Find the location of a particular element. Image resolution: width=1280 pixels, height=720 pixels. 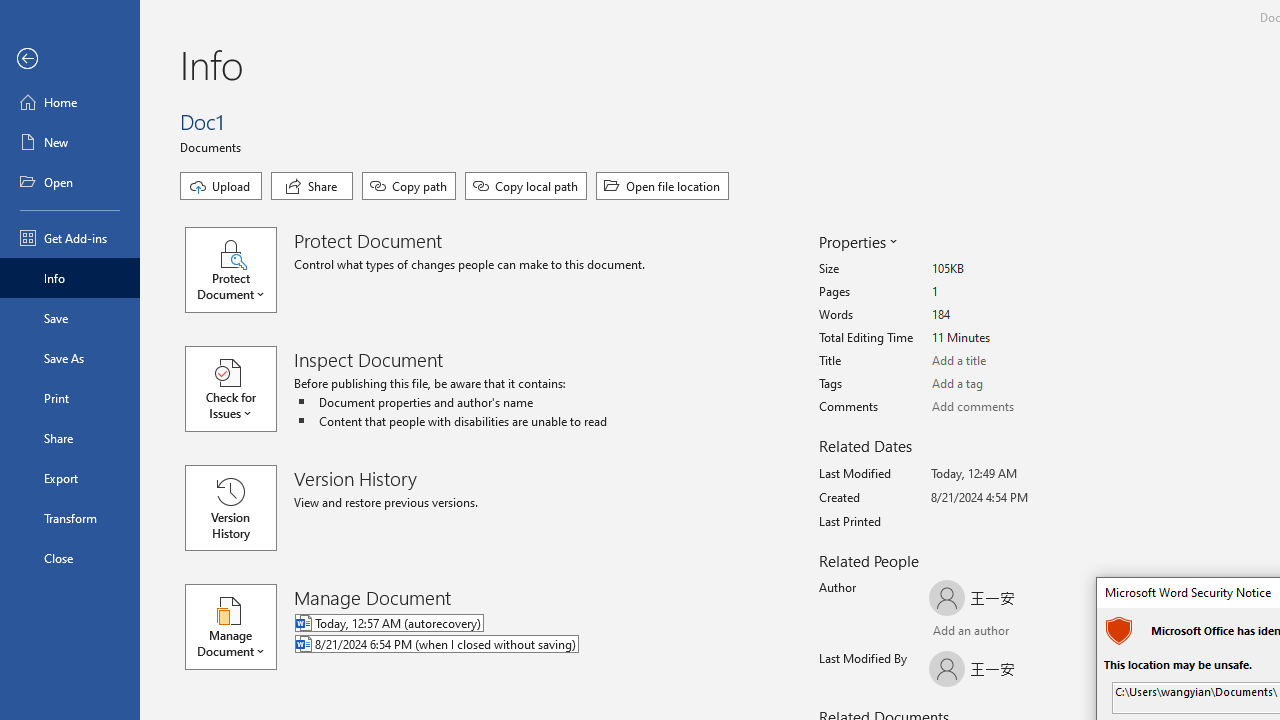

'Verify Names' is located at coordinates (984, 632).